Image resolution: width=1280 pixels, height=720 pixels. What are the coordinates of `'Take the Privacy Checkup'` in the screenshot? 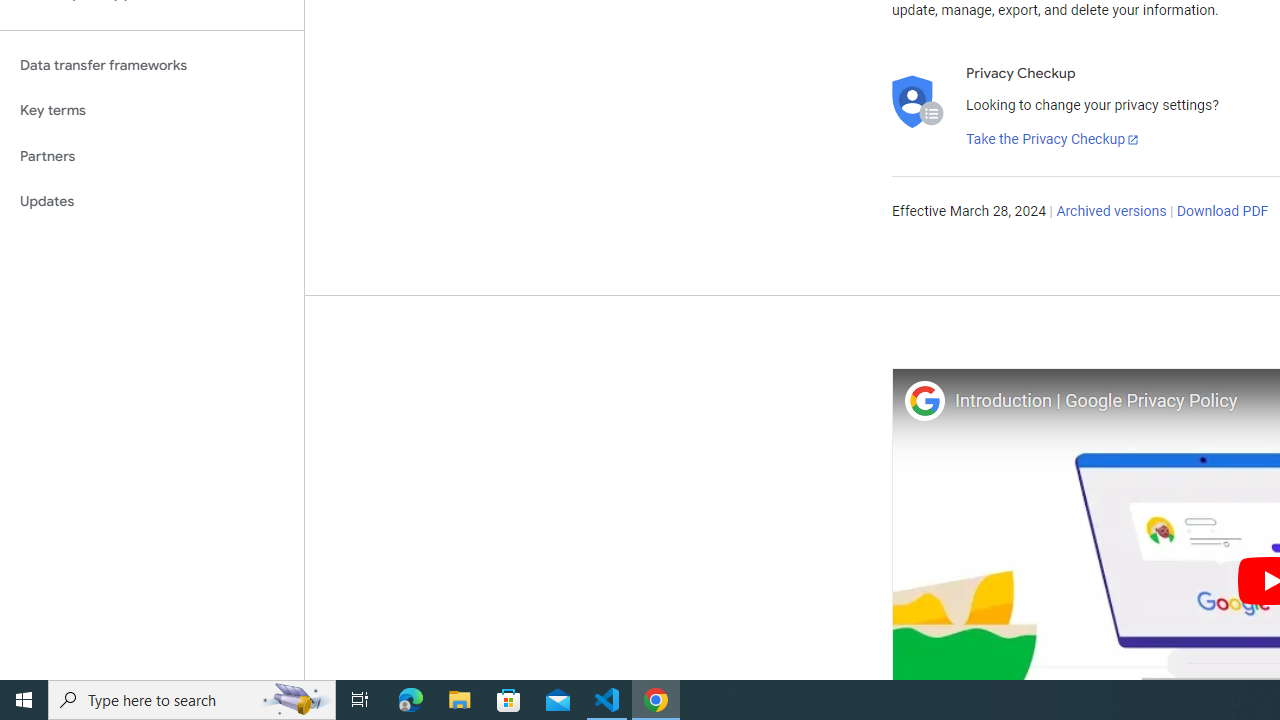 It's located at (1052, 139).